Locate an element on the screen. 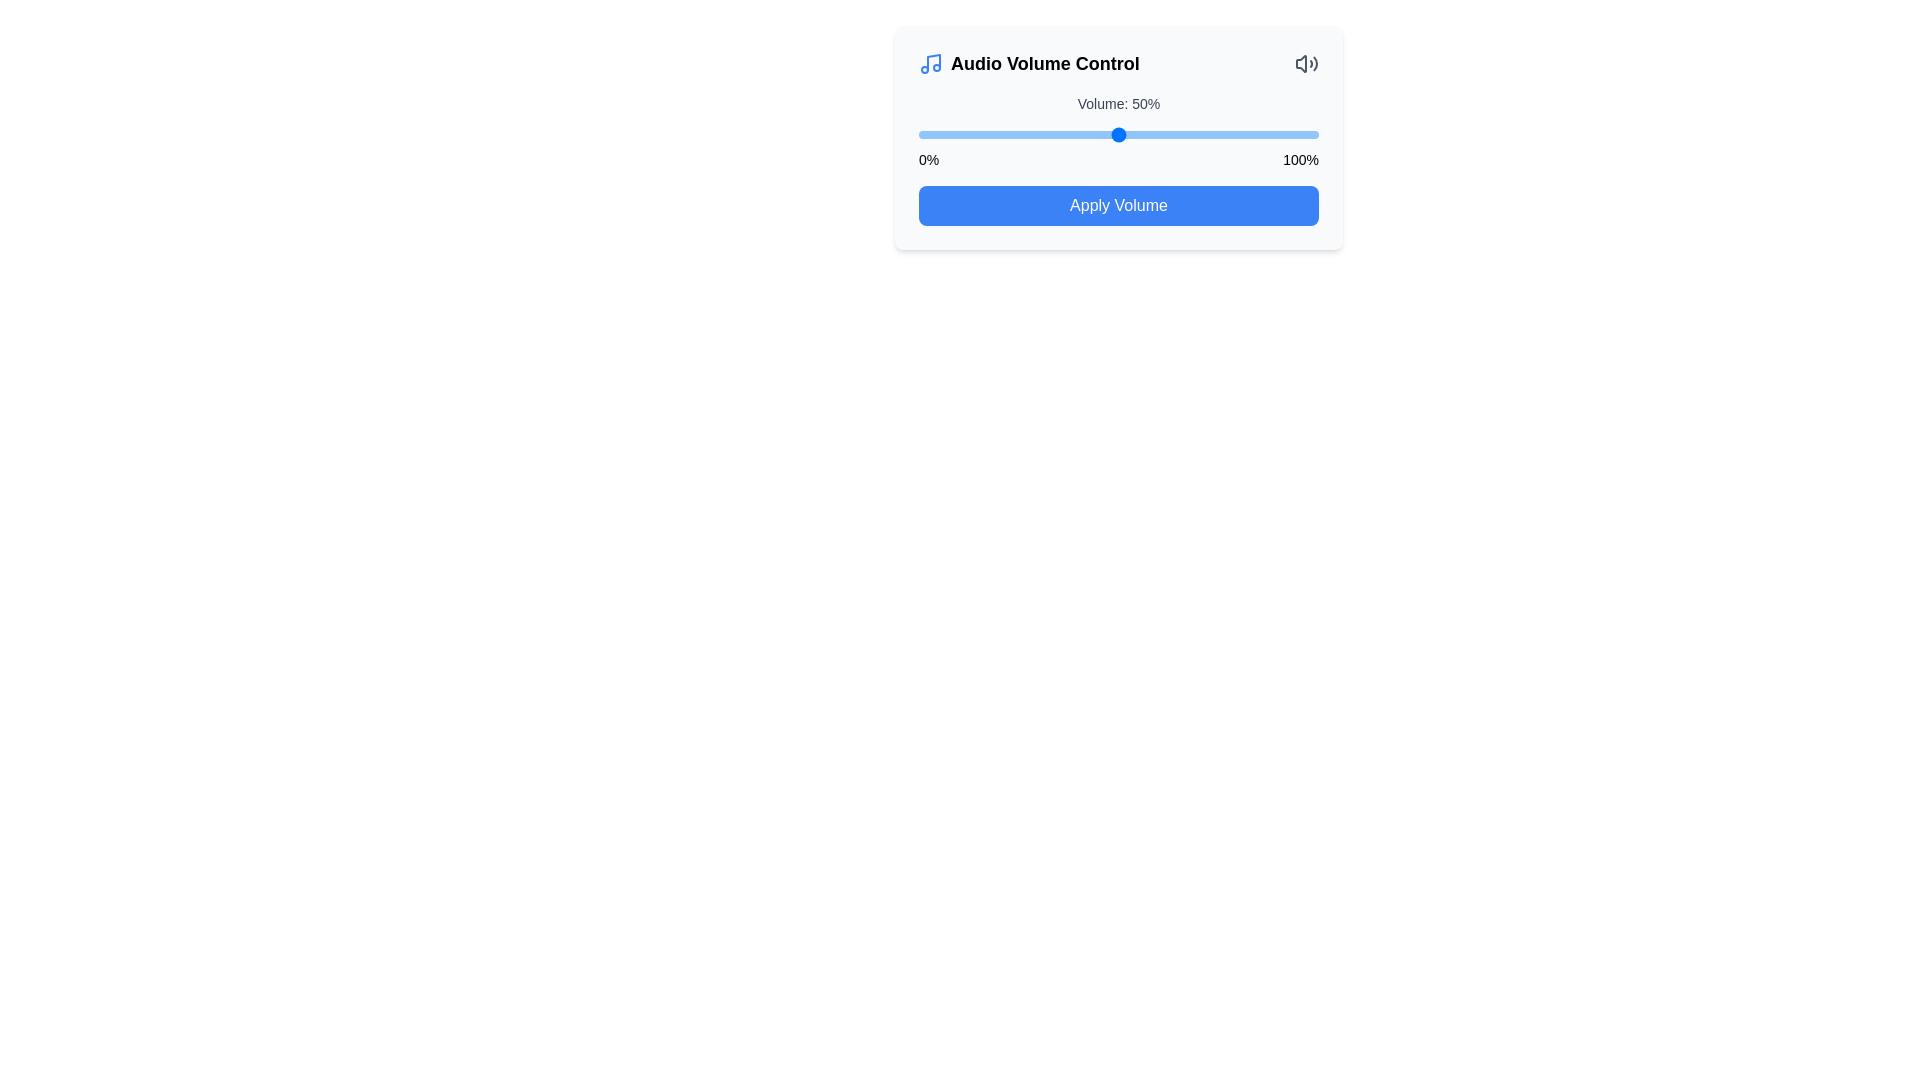 The width and height of the screenshot is (1920, 1080). the volume is located at coordinates (1117, 135).